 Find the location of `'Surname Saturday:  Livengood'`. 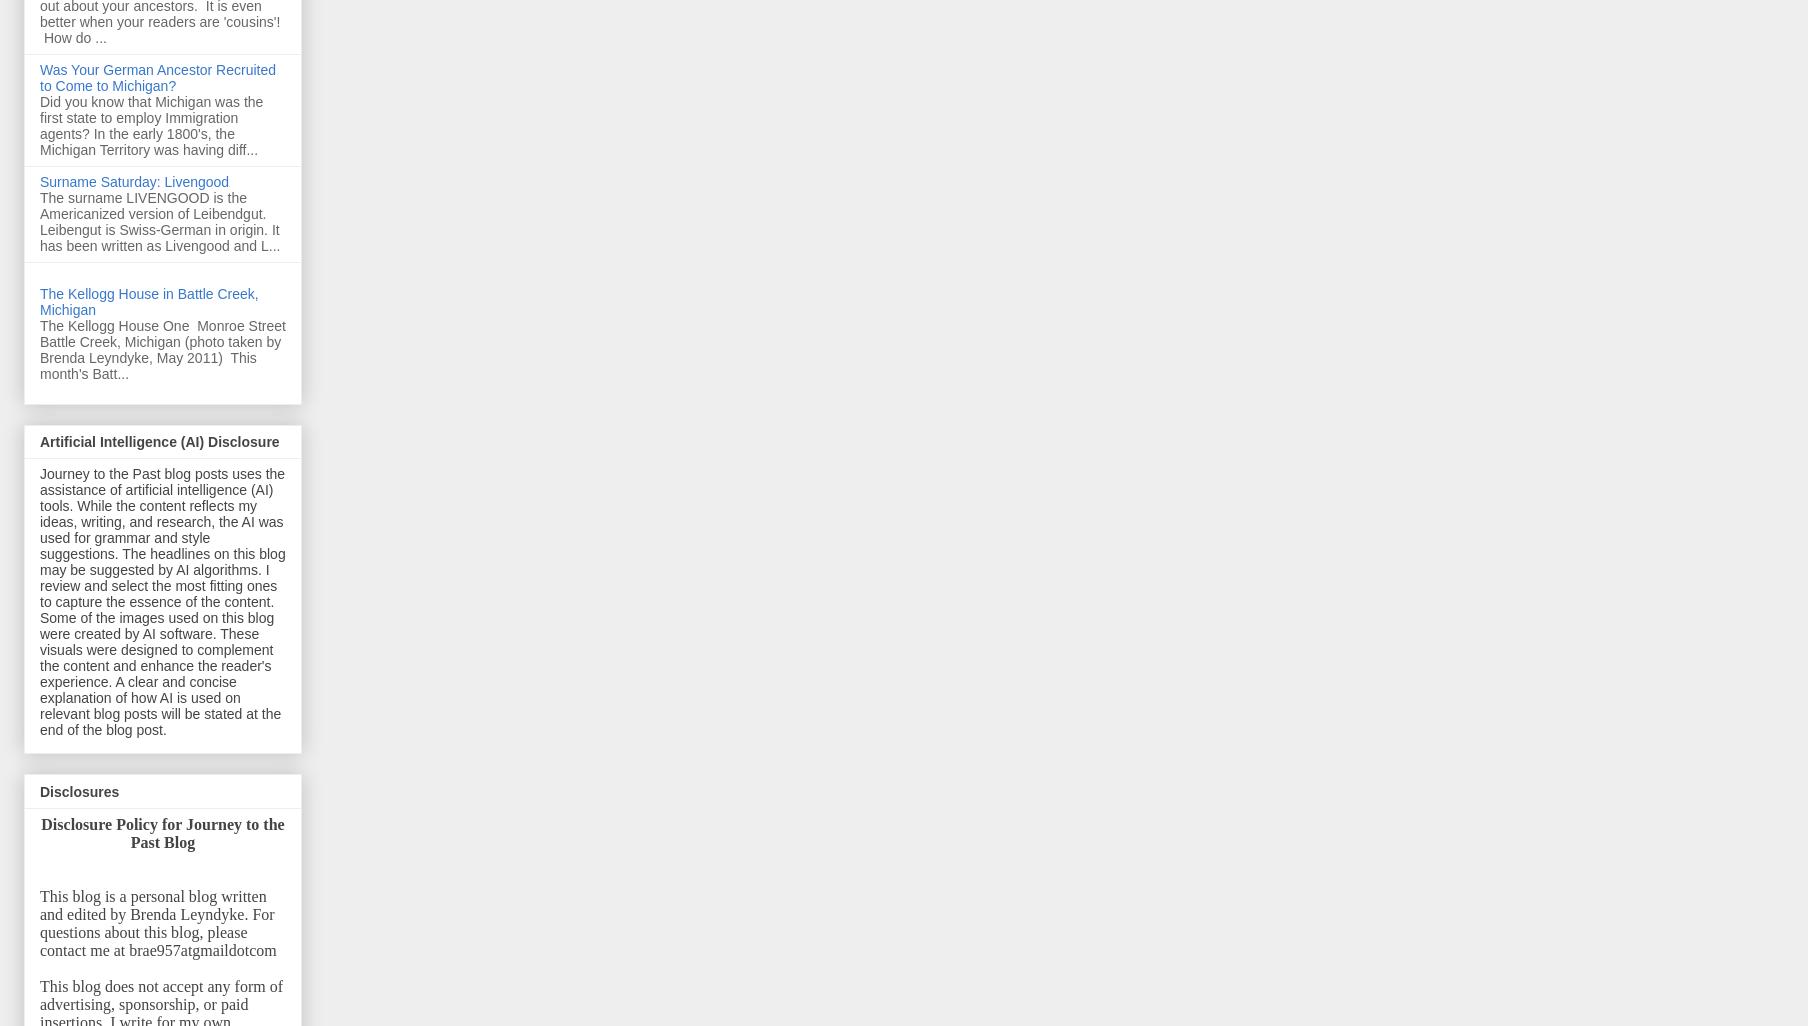

'Surname Saturday:  Livengood' is located at coordinates (133, 179).